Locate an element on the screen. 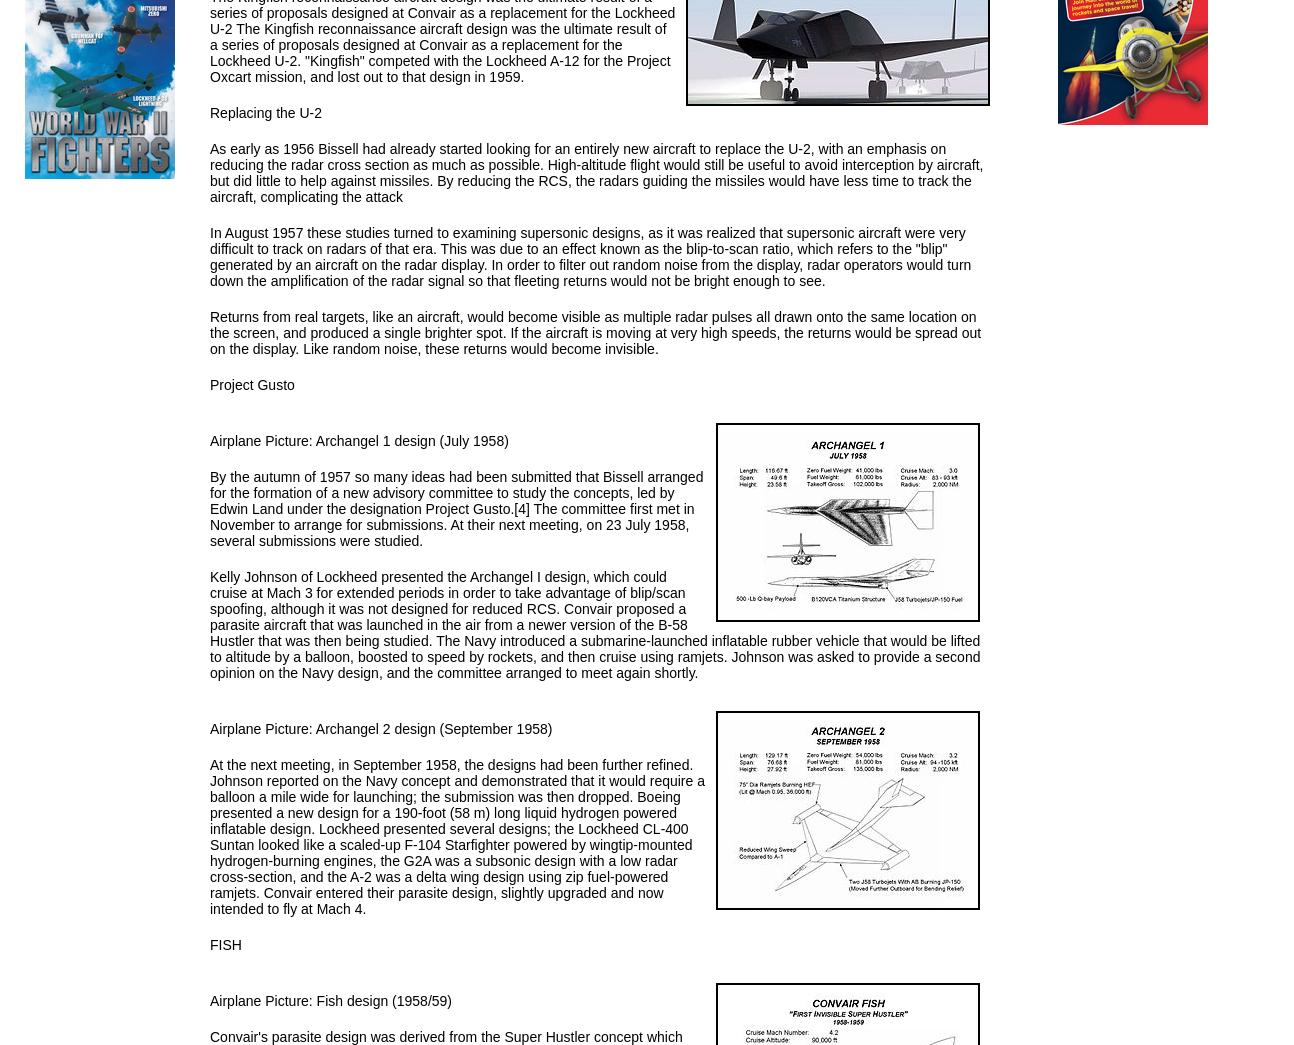 Image resolution: width=1294 pixels, height=1045 pixels. 'Airplane Picture: Archangel 2 design (September 1958)' is located at coordinates (380, 727).